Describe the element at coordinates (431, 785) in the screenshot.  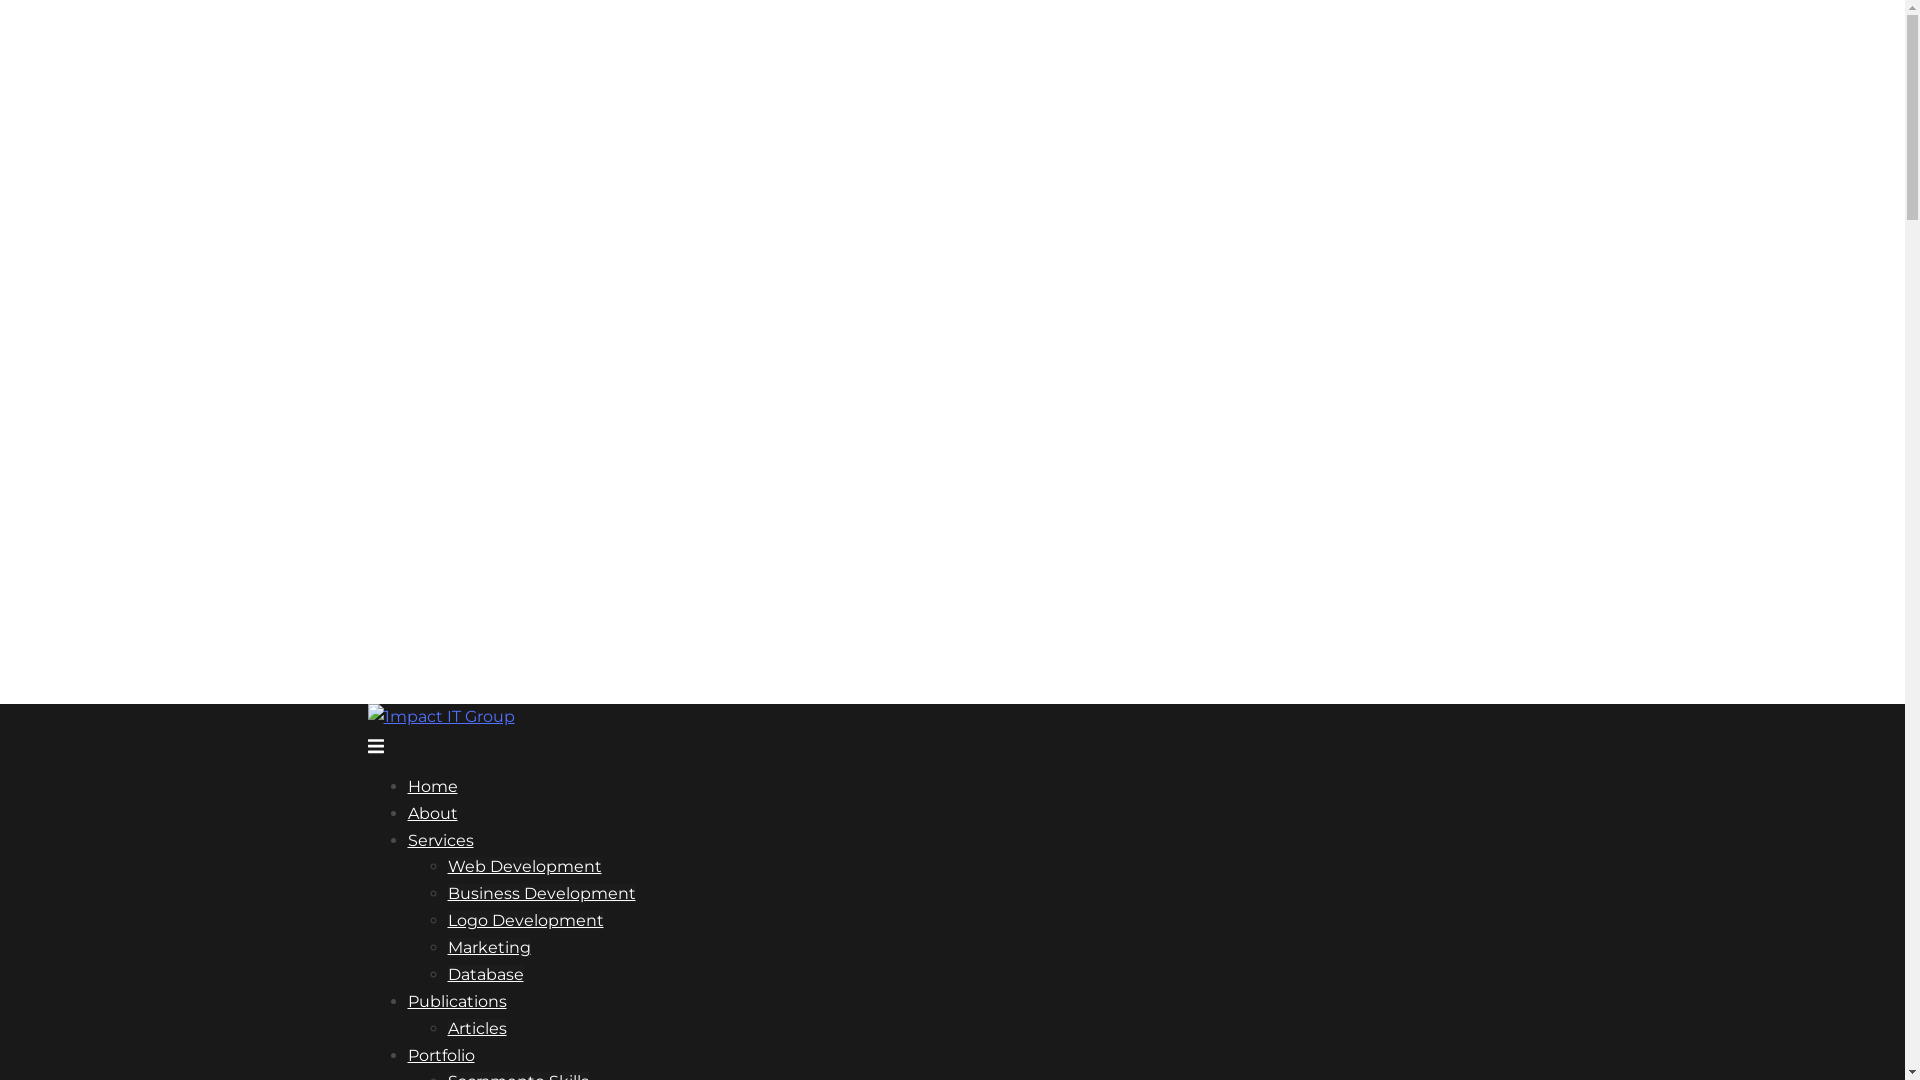
I see `'Home'` at that location.